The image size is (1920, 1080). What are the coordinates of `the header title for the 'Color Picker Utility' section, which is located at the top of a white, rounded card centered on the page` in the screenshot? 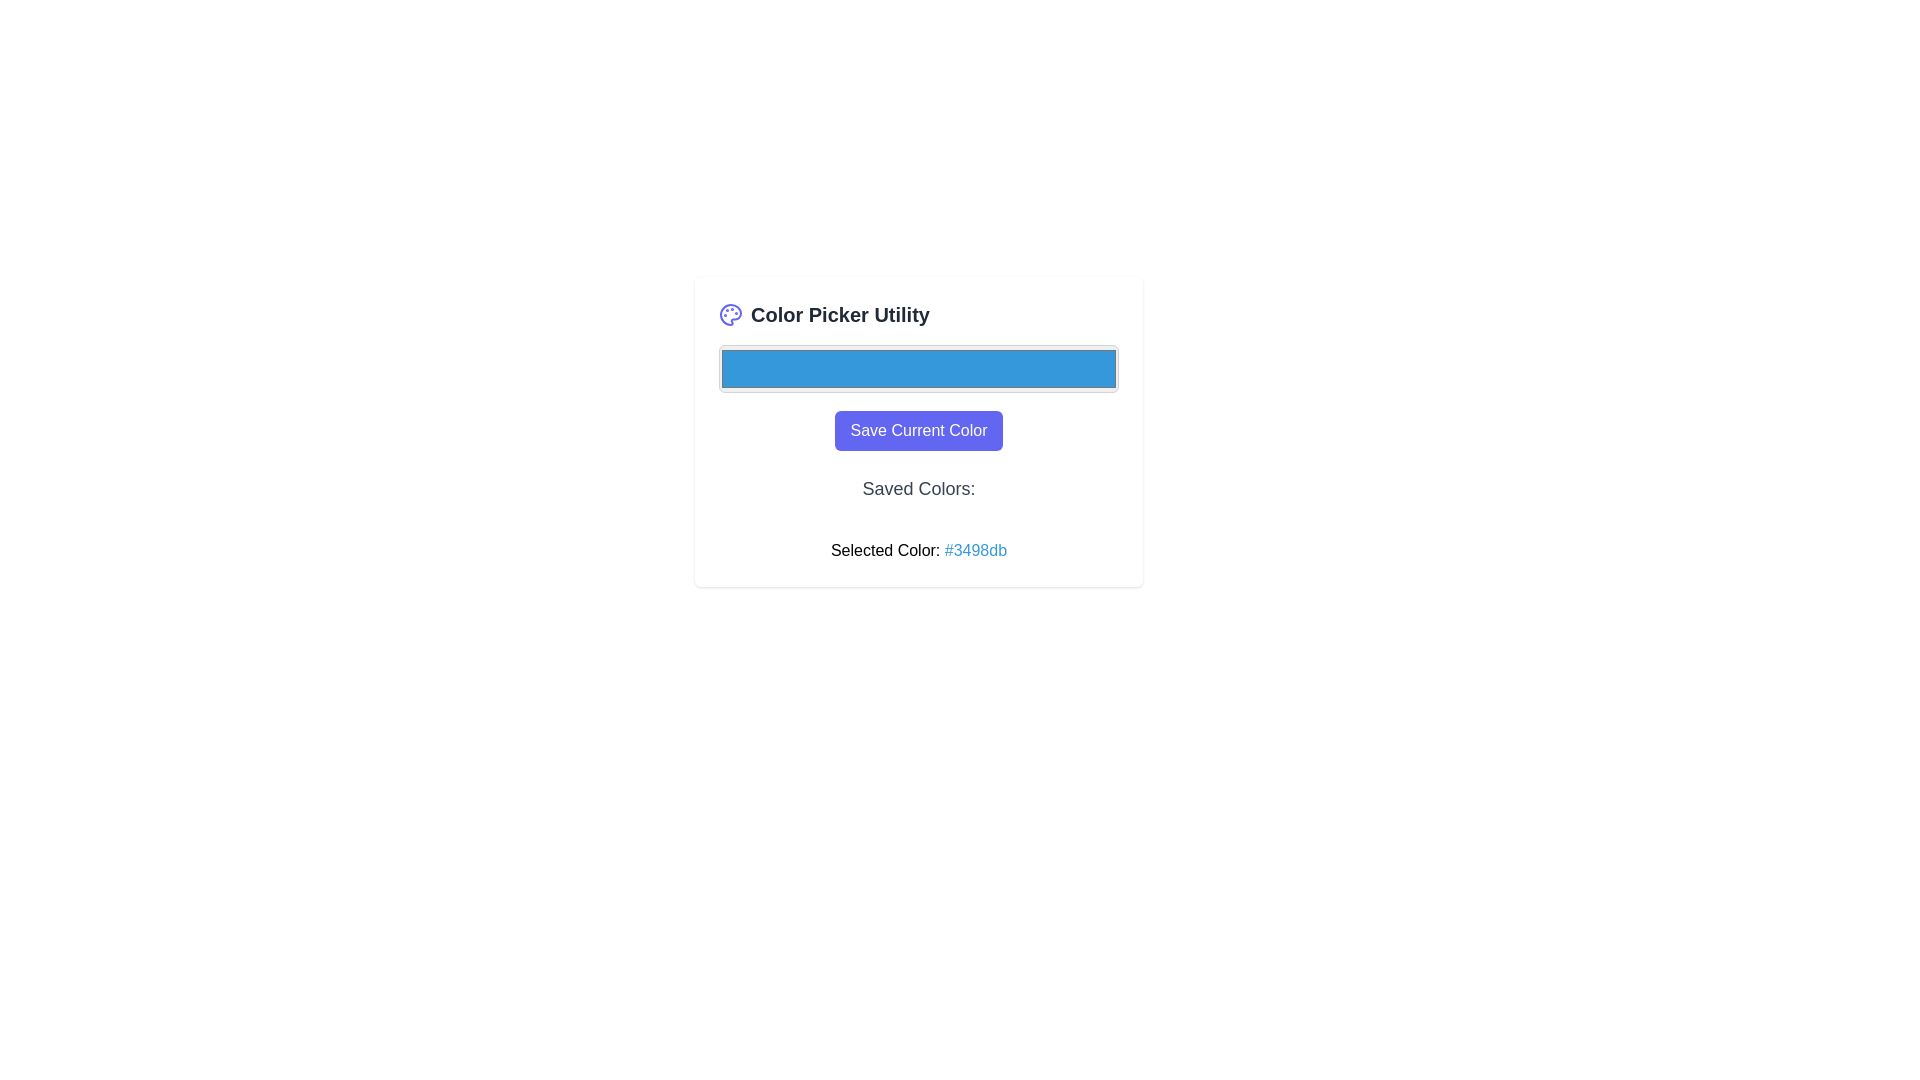 It's located at (917, 315).